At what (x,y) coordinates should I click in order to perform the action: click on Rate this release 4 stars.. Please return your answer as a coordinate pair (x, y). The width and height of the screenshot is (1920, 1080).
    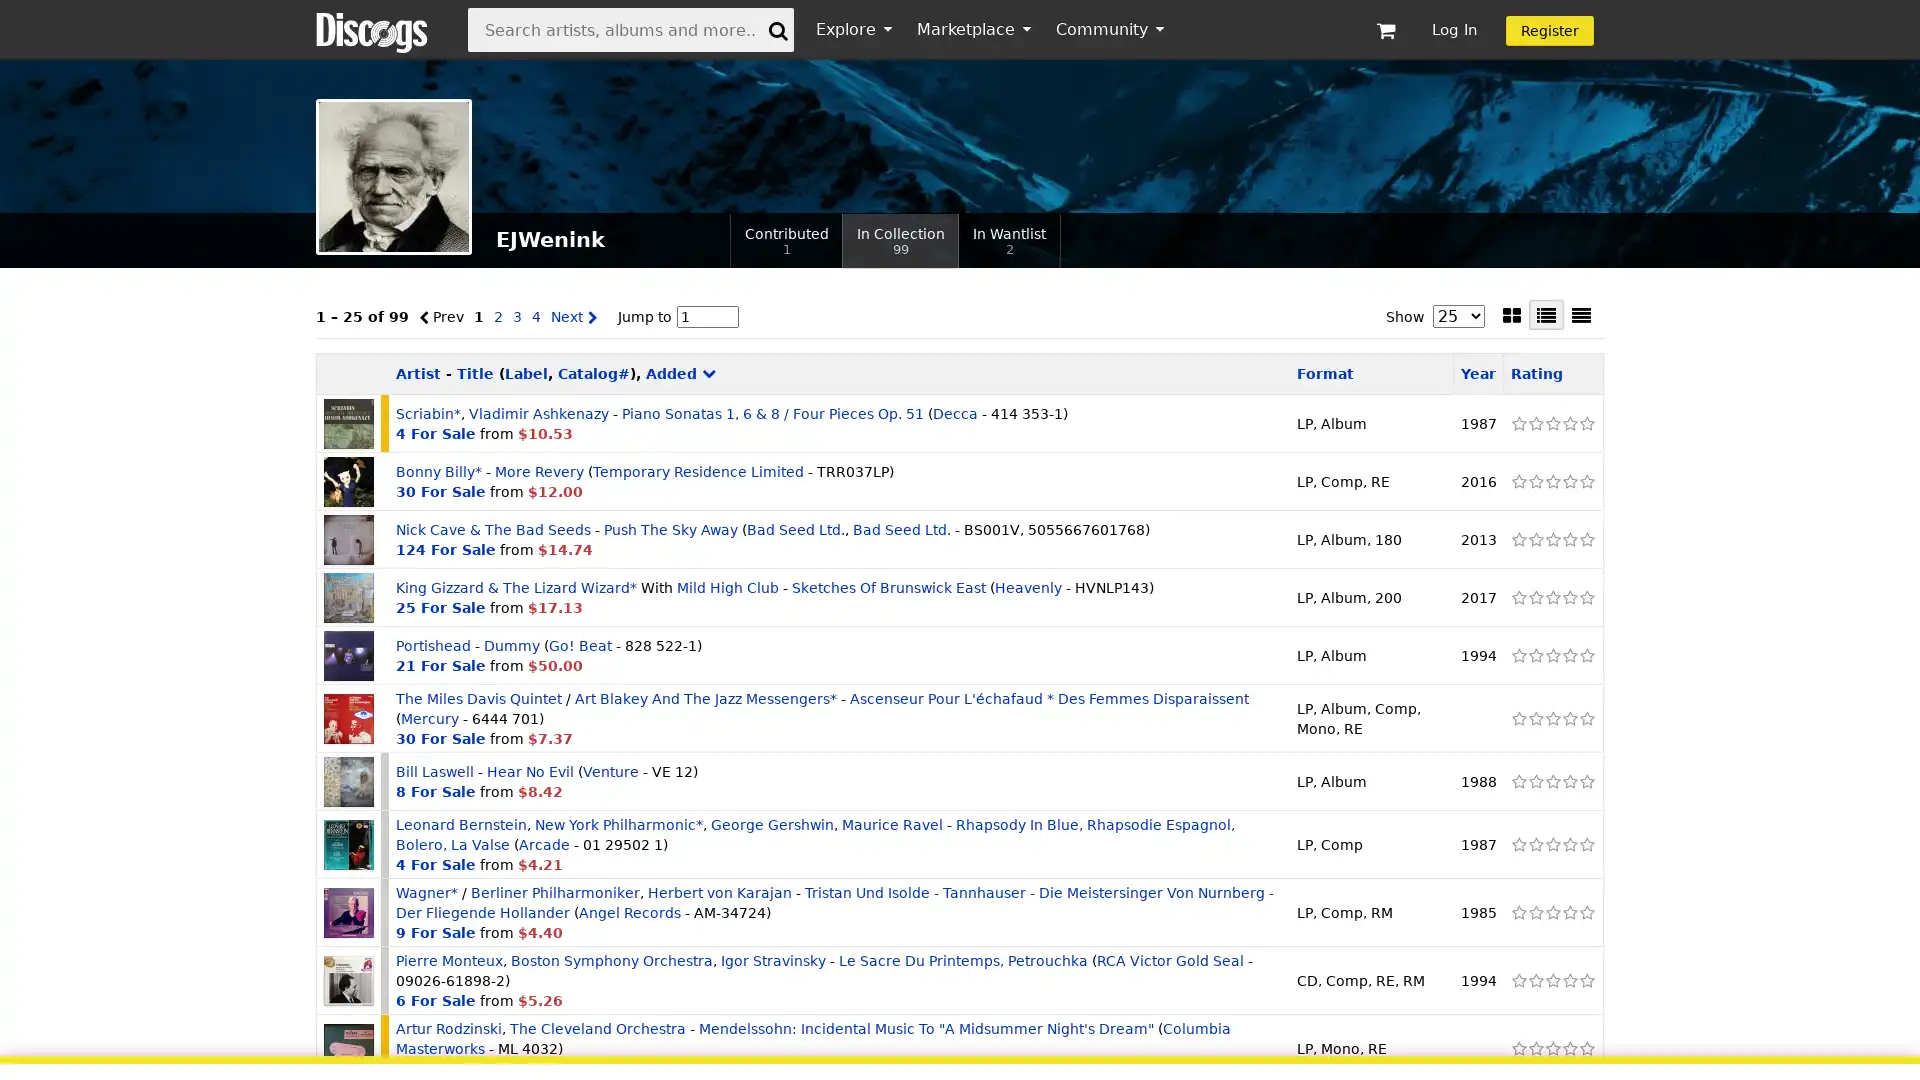
    Looking at the image, I should click on (1568, 423).